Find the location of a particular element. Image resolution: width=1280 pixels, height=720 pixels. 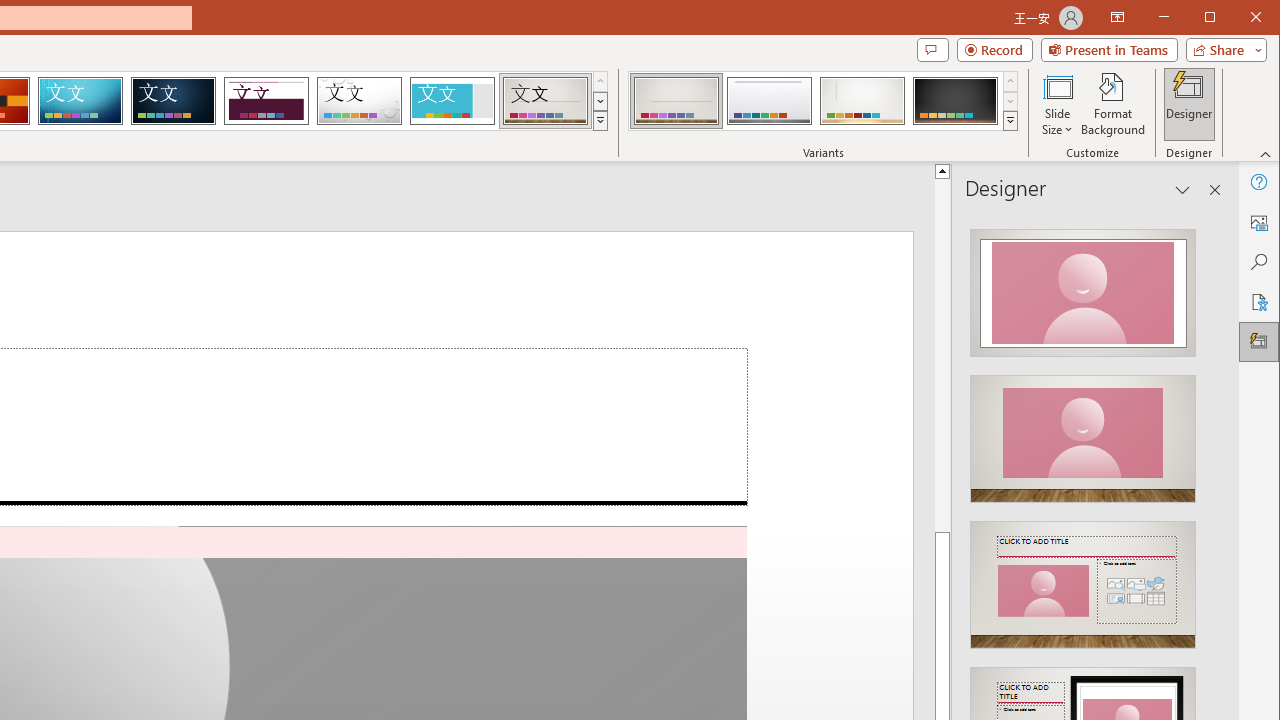

'Droplet' is located at coordinates (359, 100).